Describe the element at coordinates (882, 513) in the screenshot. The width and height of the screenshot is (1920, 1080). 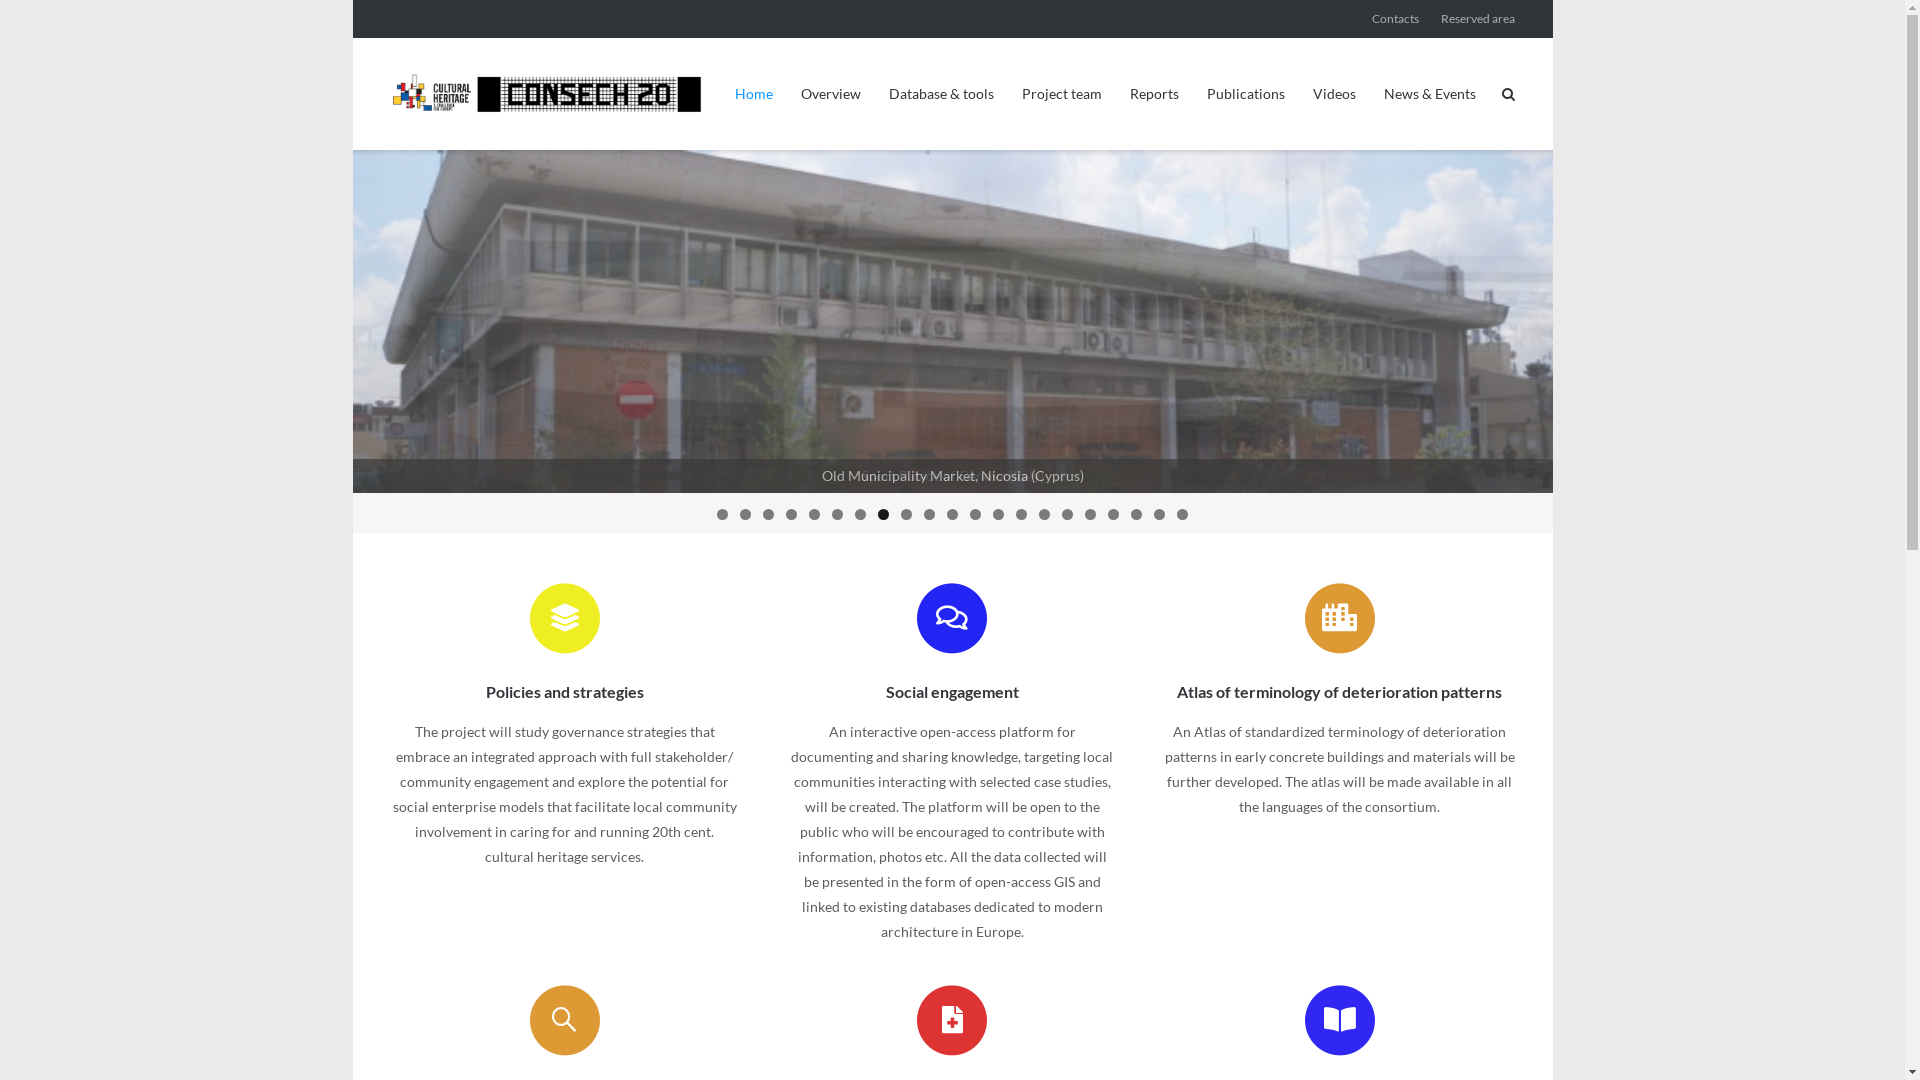
I see `'8'` at that location.